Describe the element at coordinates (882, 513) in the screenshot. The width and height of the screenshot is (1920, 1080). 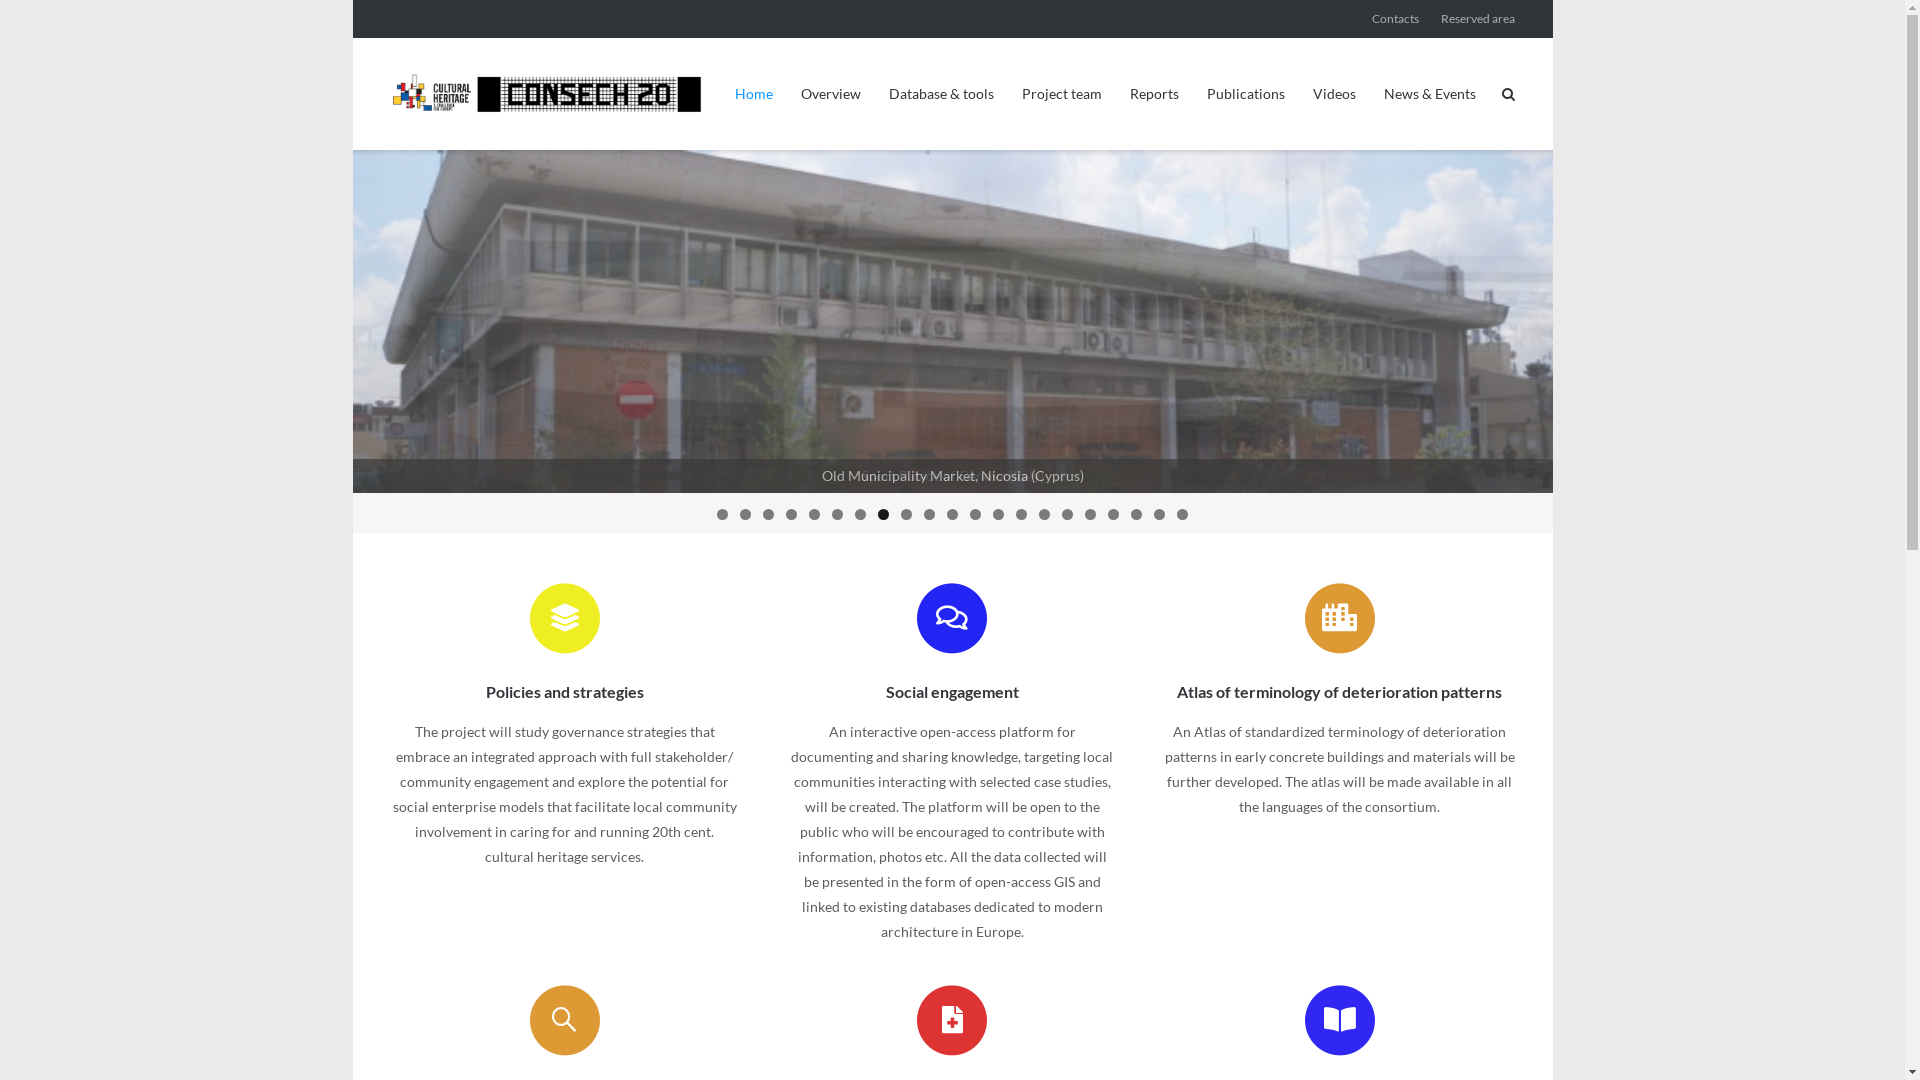
I see `'8'` at that location.